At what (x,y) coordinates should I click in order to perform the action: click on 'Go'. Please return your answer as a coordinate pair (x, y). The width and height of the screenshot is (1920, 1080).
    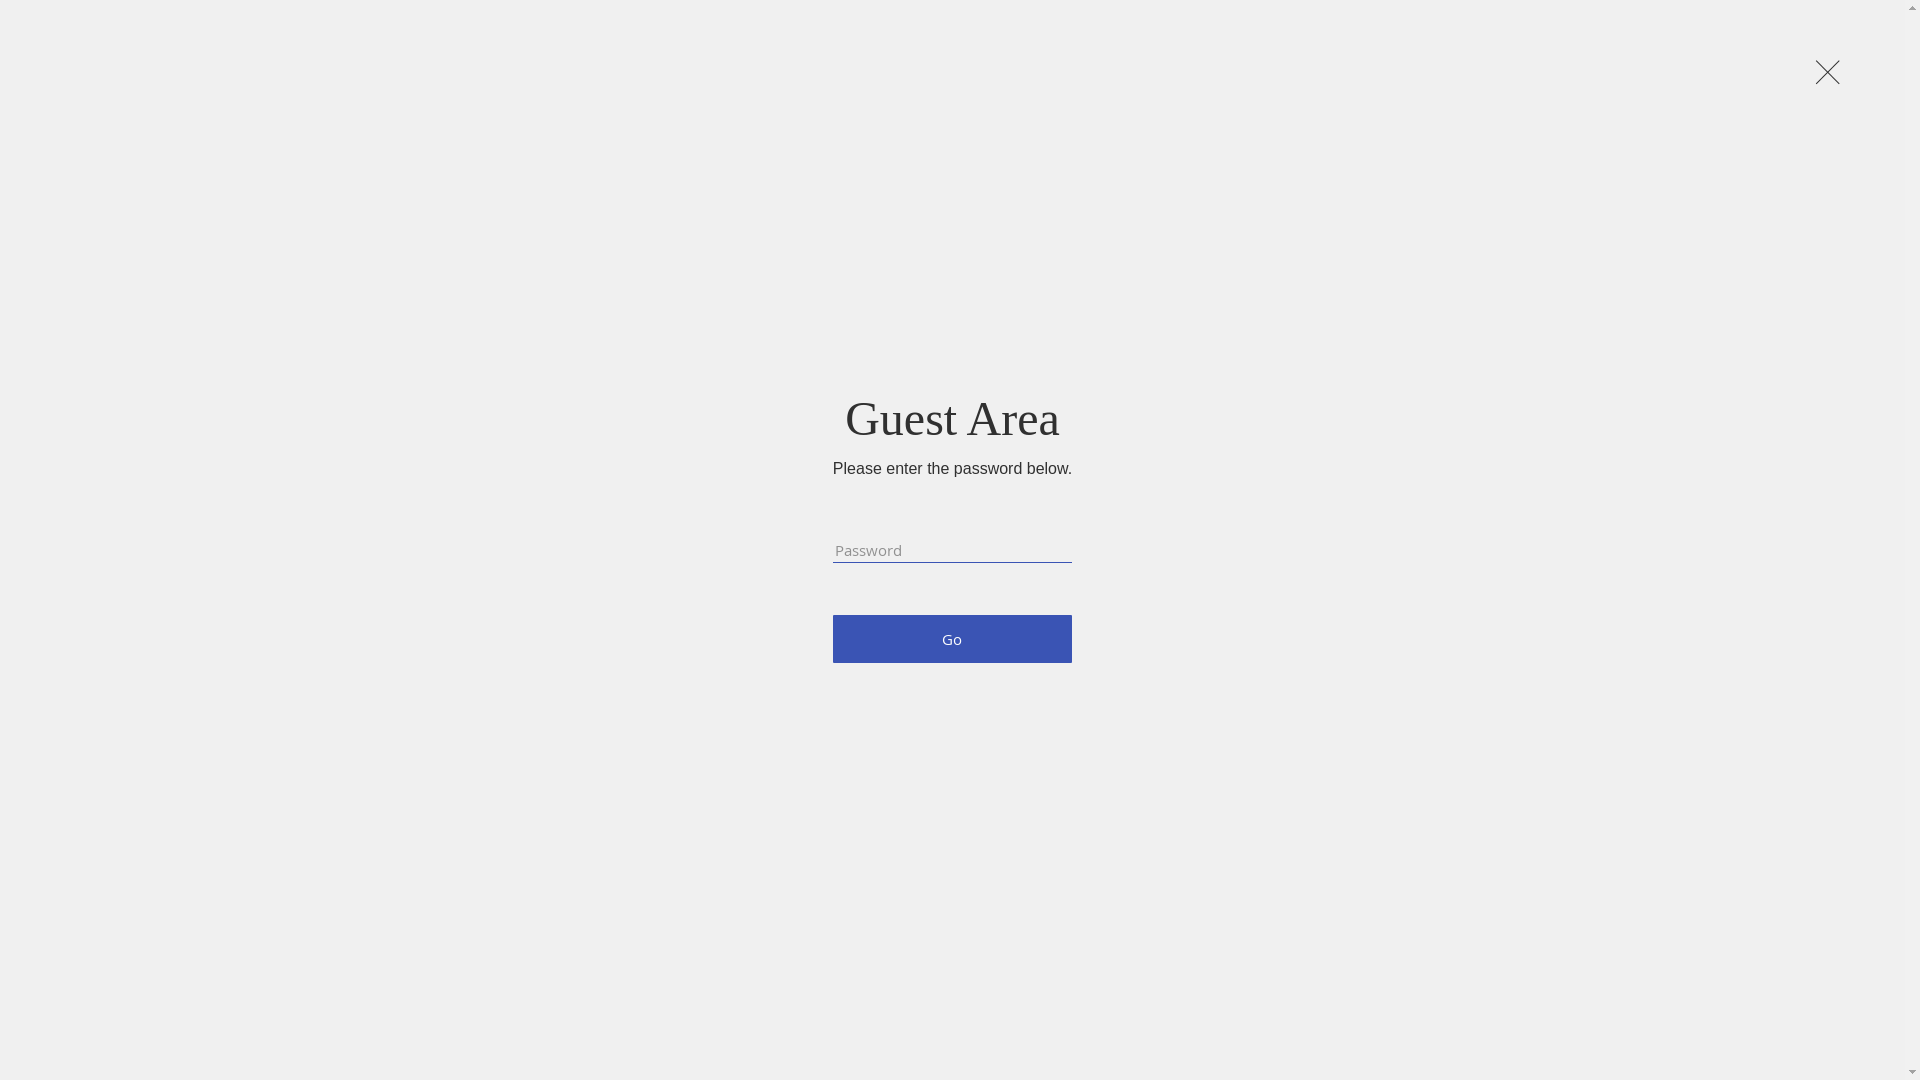
    Looking at the image, I should click on (951, 639).